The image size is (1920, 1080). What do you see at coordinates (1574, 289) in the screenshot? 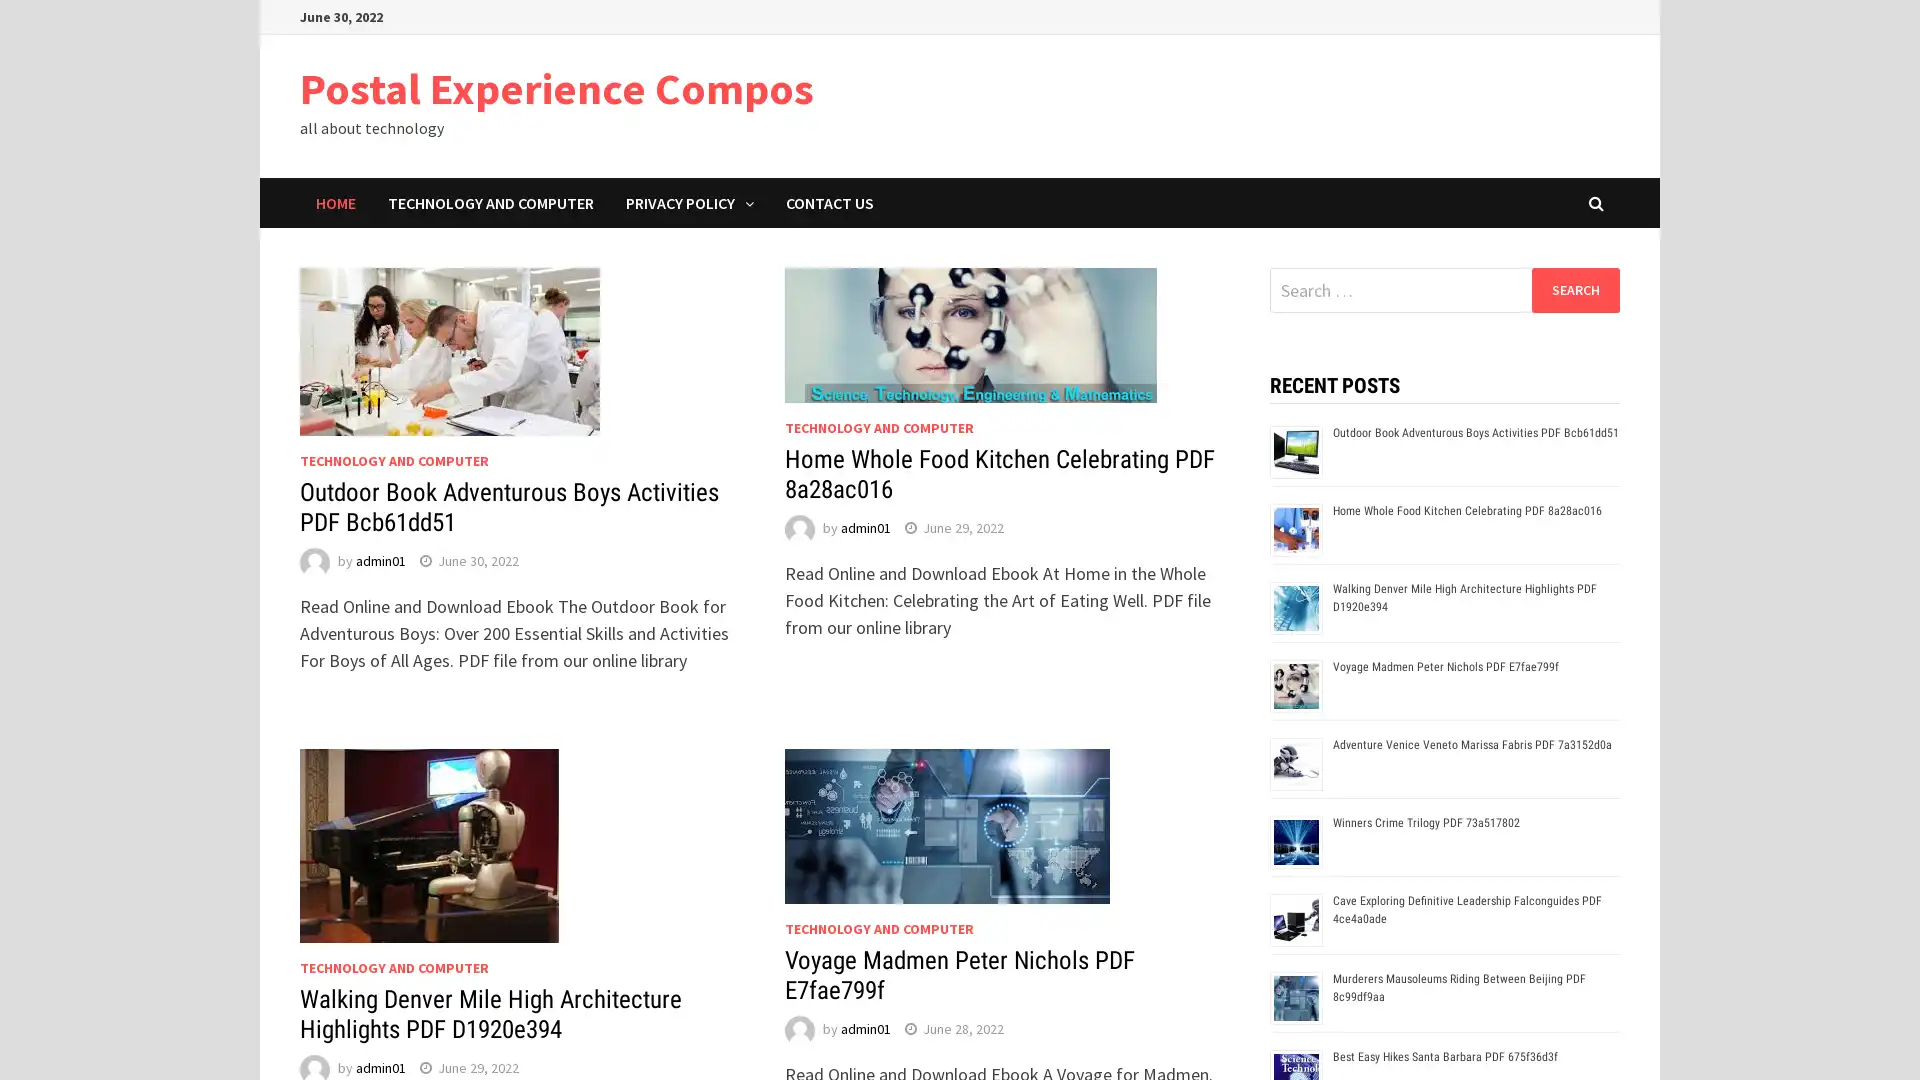
I see `Search` at bounding box center [1574, 289].